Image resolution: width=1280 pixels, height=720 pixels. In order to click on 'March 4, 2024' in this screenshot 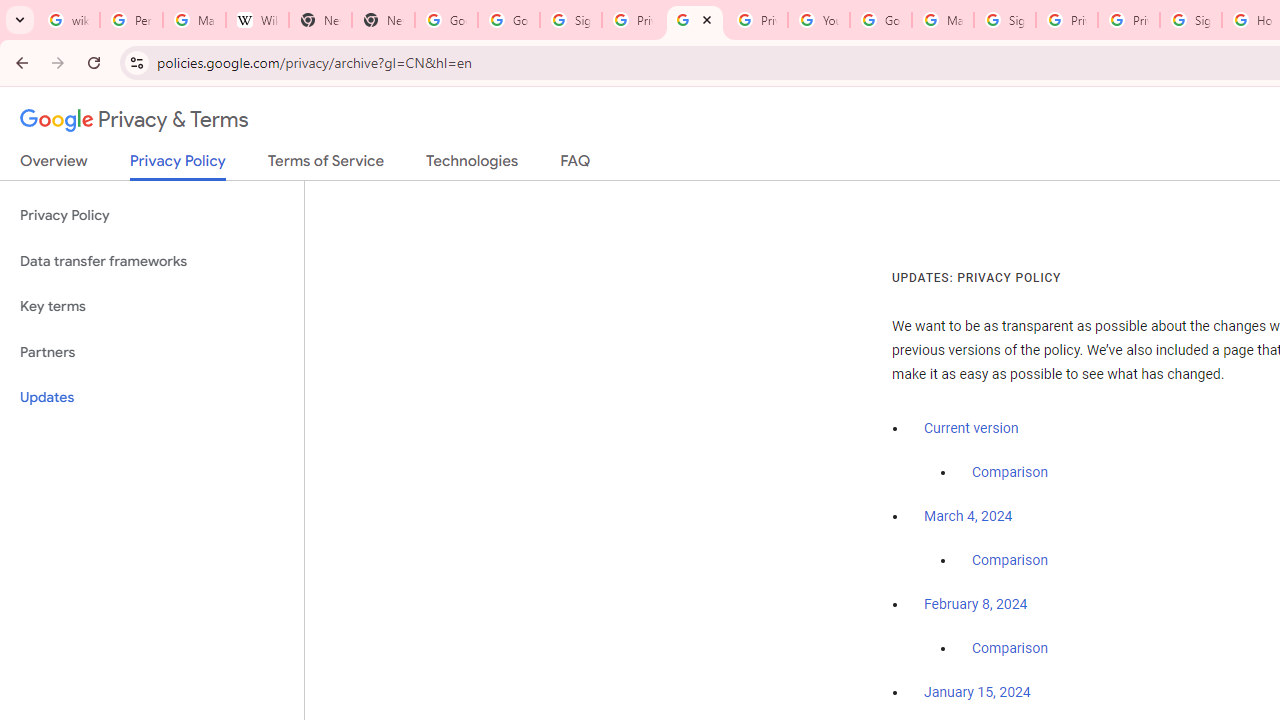, I will do `click(968, 516)`.